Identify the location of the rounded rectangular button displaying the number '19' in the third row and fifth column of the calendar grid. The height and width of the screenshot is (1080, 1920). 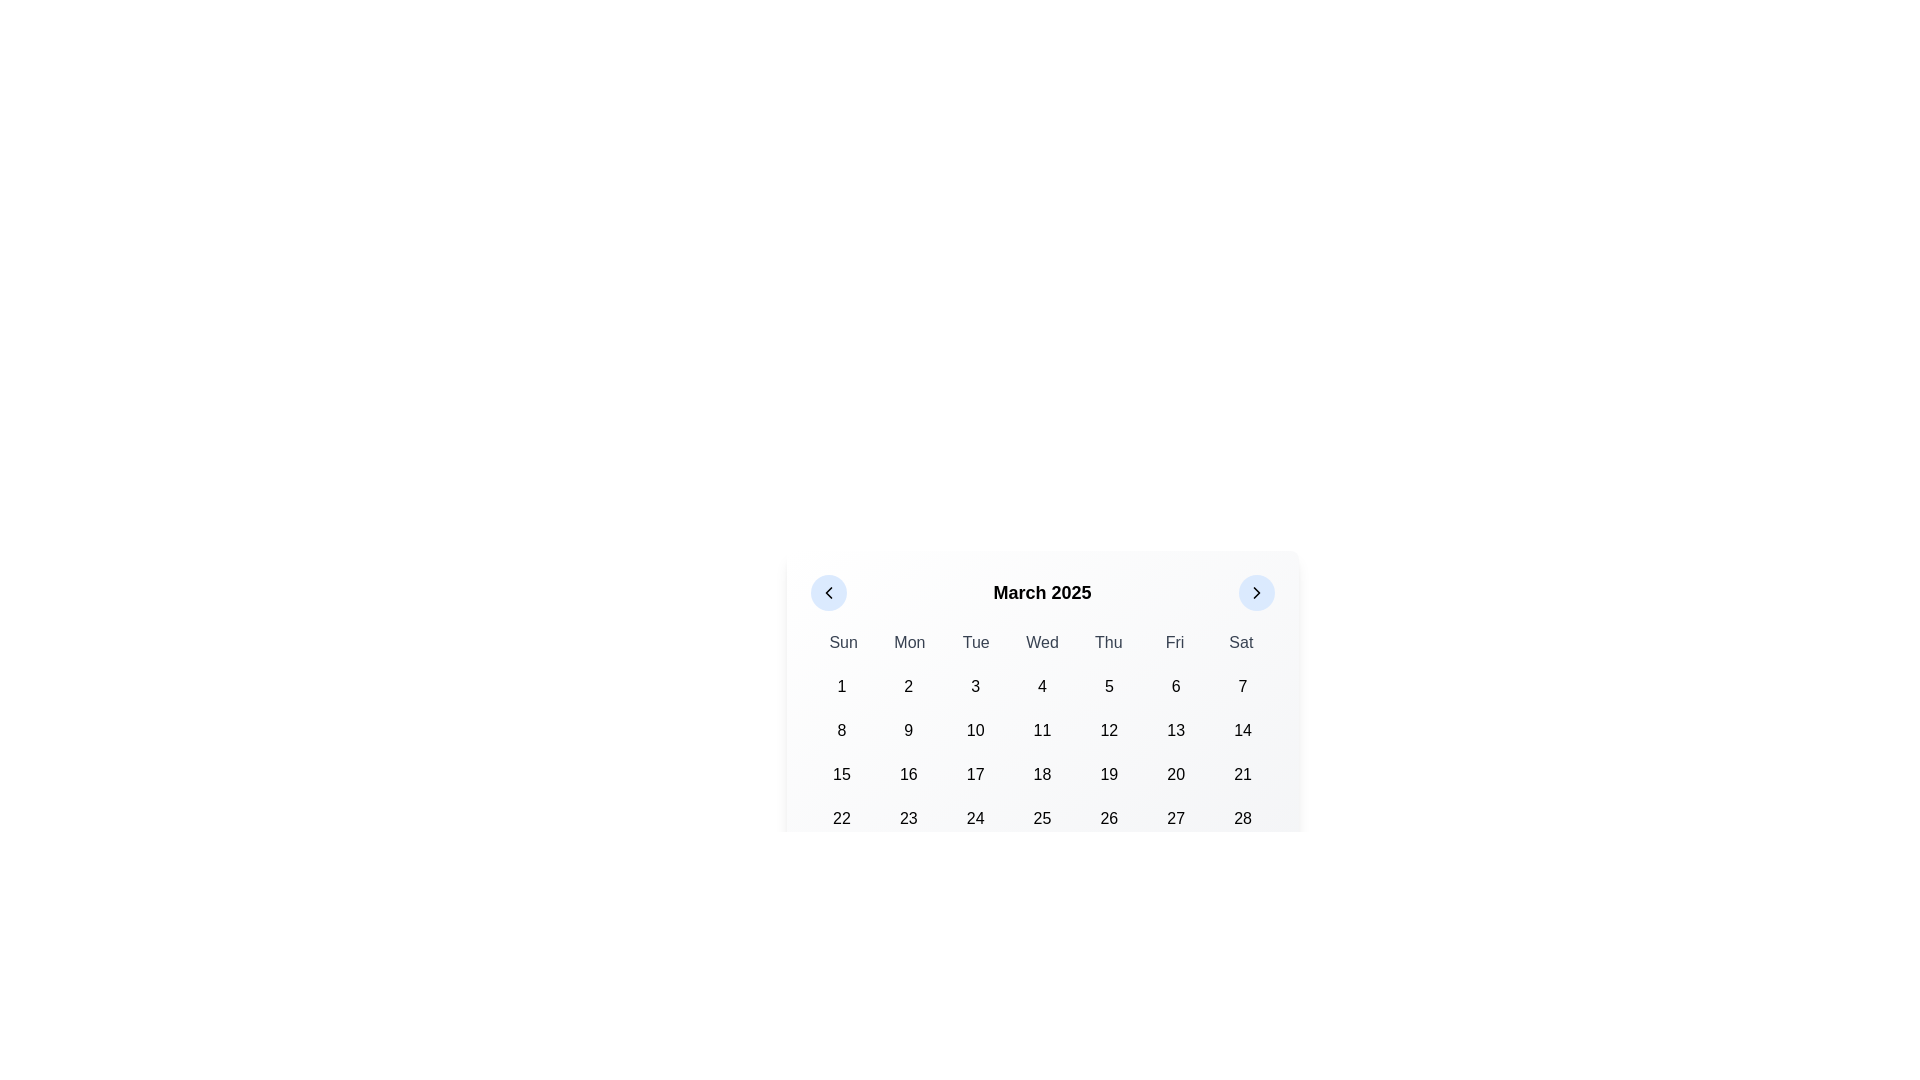
(1108, 774).